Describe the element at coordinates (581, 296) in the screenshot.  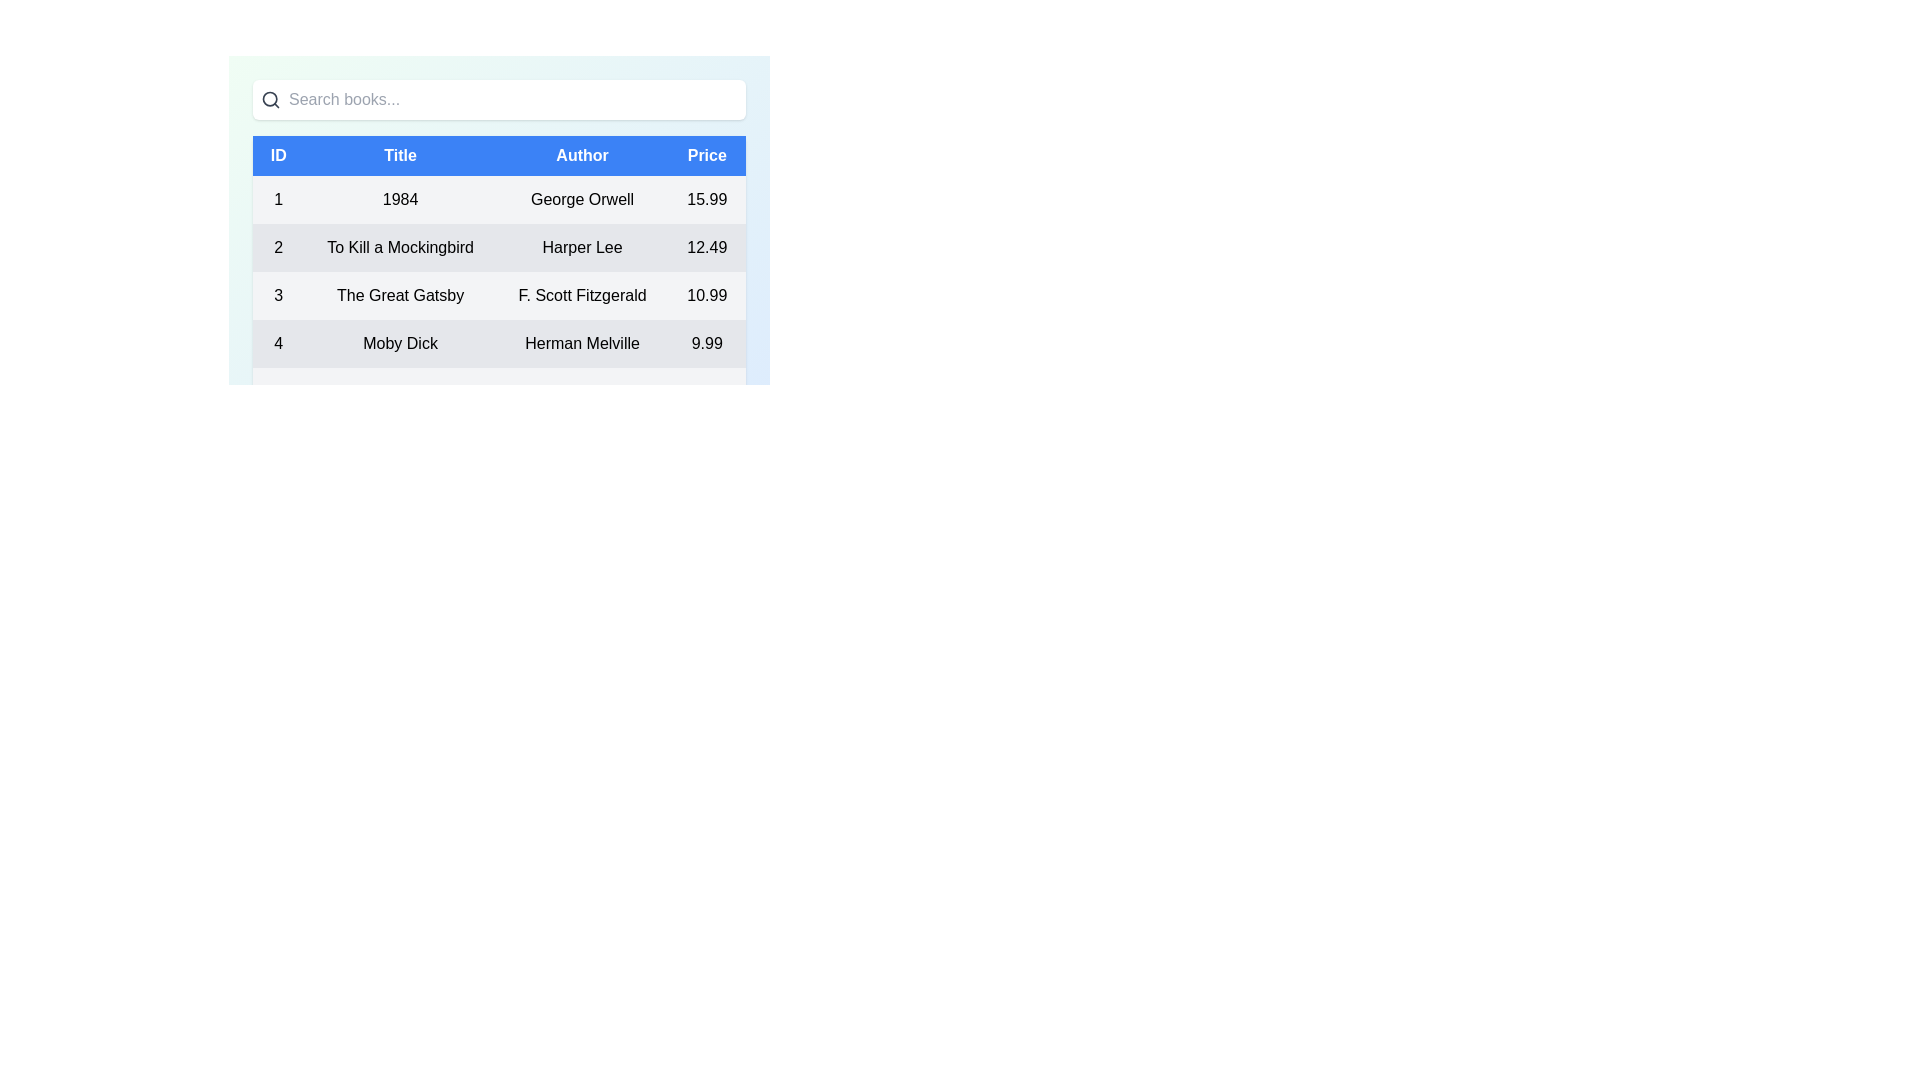
I see `text displayed in the 'Author' column of the table for the book 'The Great Gatsby', which is located in the third row between the 'Title' and 'Price' columns` at that location.